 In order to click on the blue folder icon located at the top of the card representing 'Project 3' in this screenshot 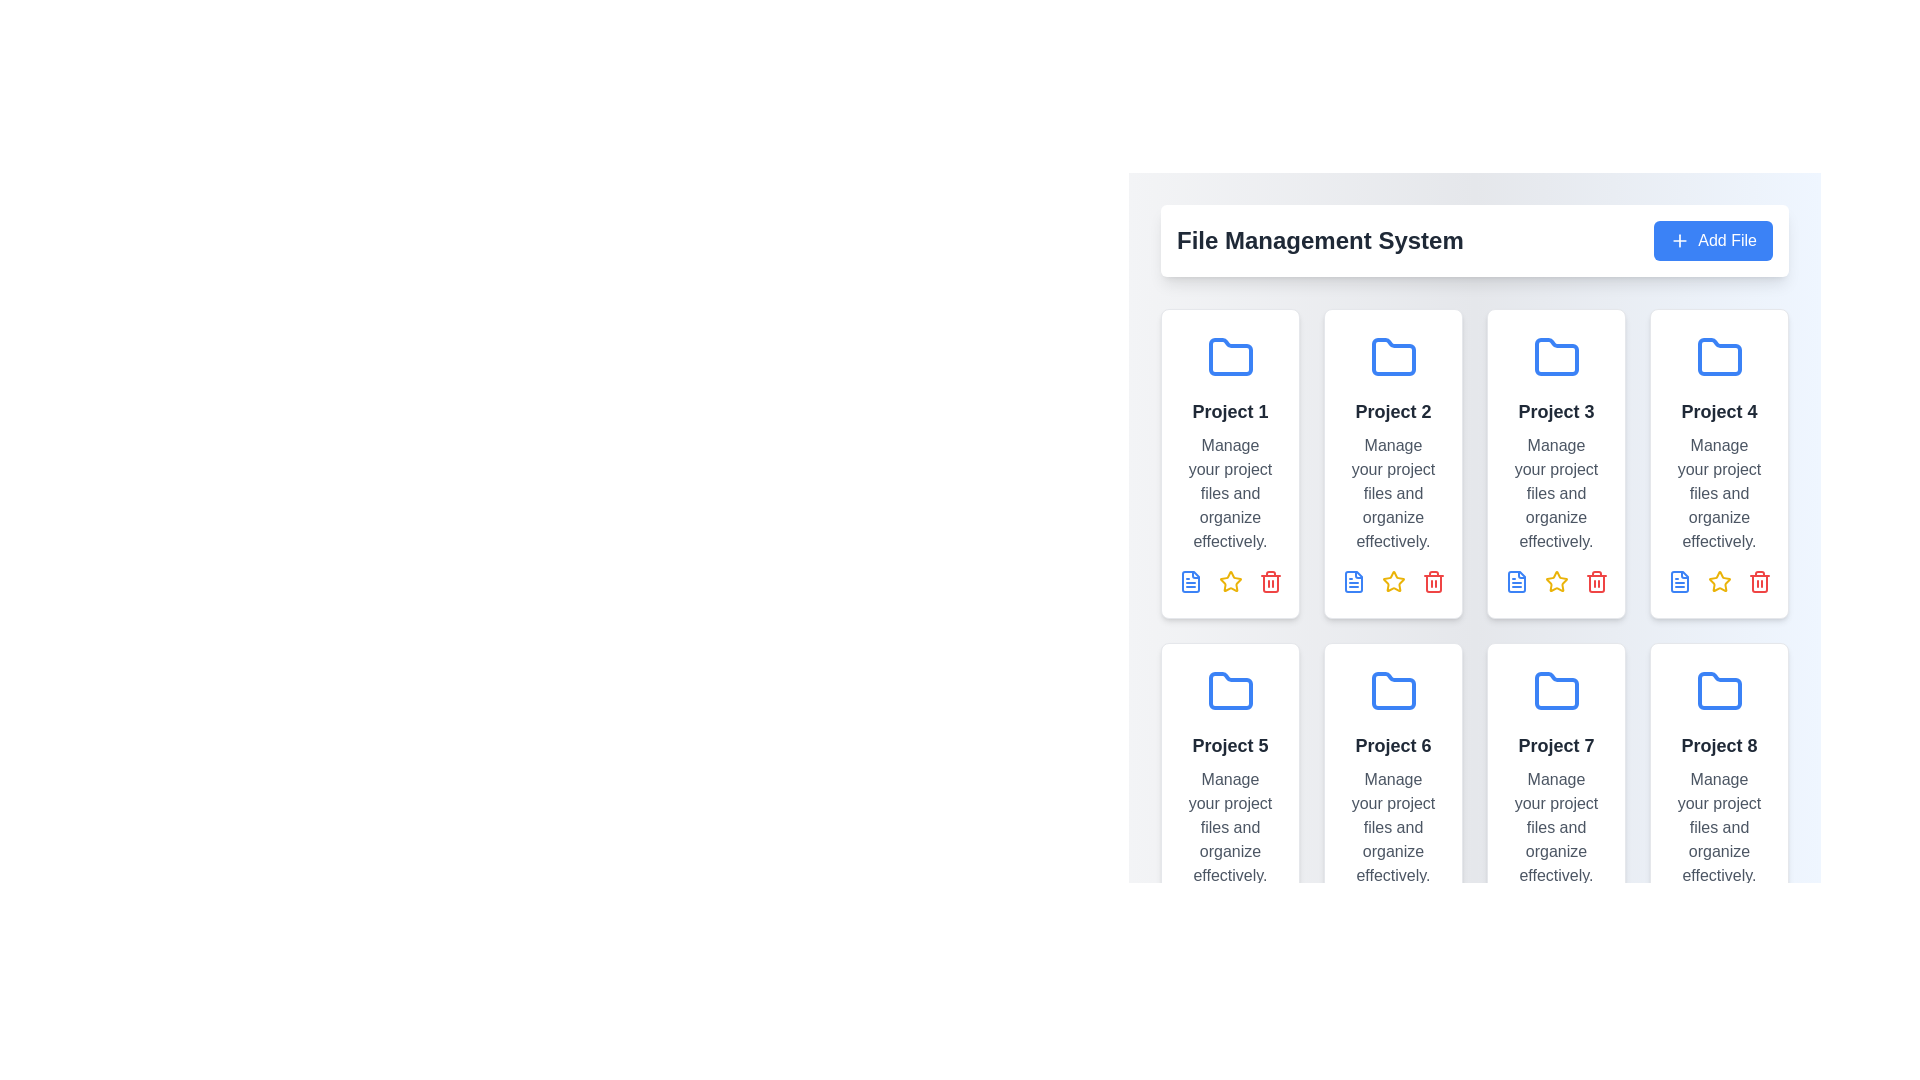, I will do `click(1555, 357)`.